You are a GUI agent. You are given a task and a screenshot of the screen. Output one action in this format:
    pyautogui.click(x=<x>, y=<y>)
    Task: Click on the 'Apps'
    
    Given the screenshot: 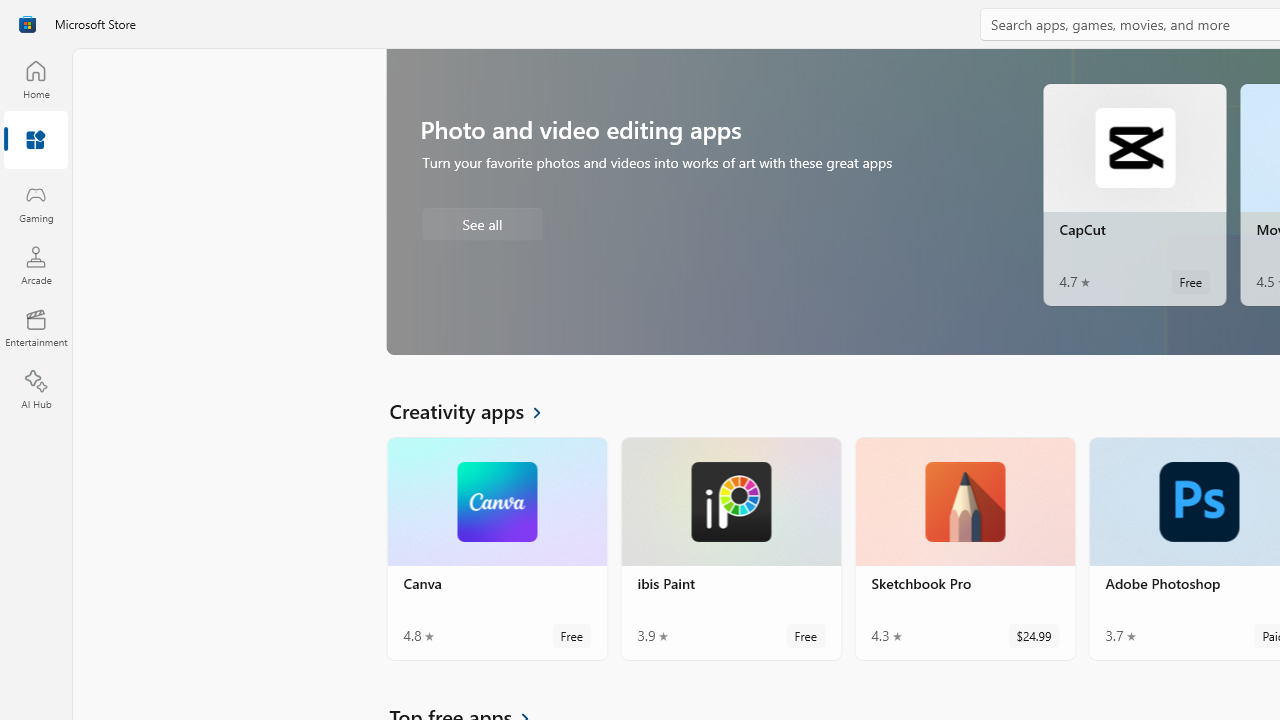 What is the action you would take?
    pyautogui.click(x=35, y=140)
    